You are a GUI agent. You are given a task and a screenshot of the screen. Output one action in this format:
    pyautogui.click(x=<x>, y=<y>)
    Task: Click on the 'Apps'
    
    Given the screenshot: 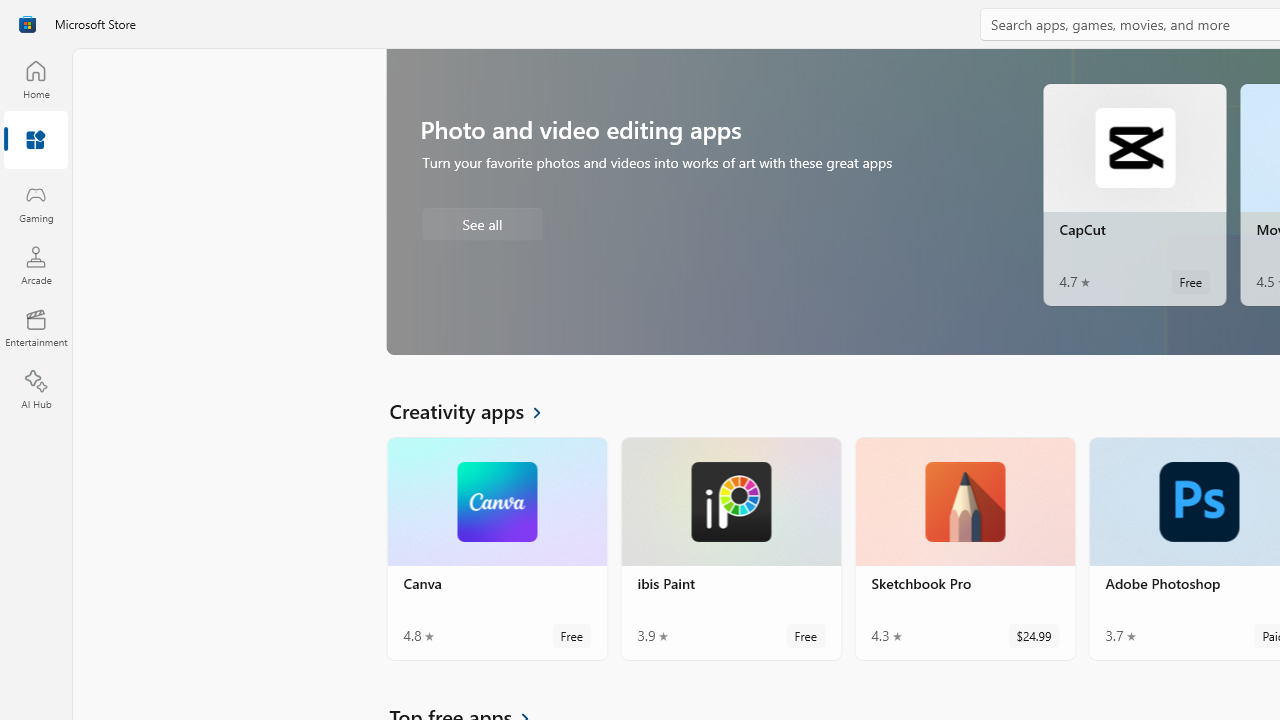 What is the action you would take?
    pyautogui.click(x=35, y=140)
    